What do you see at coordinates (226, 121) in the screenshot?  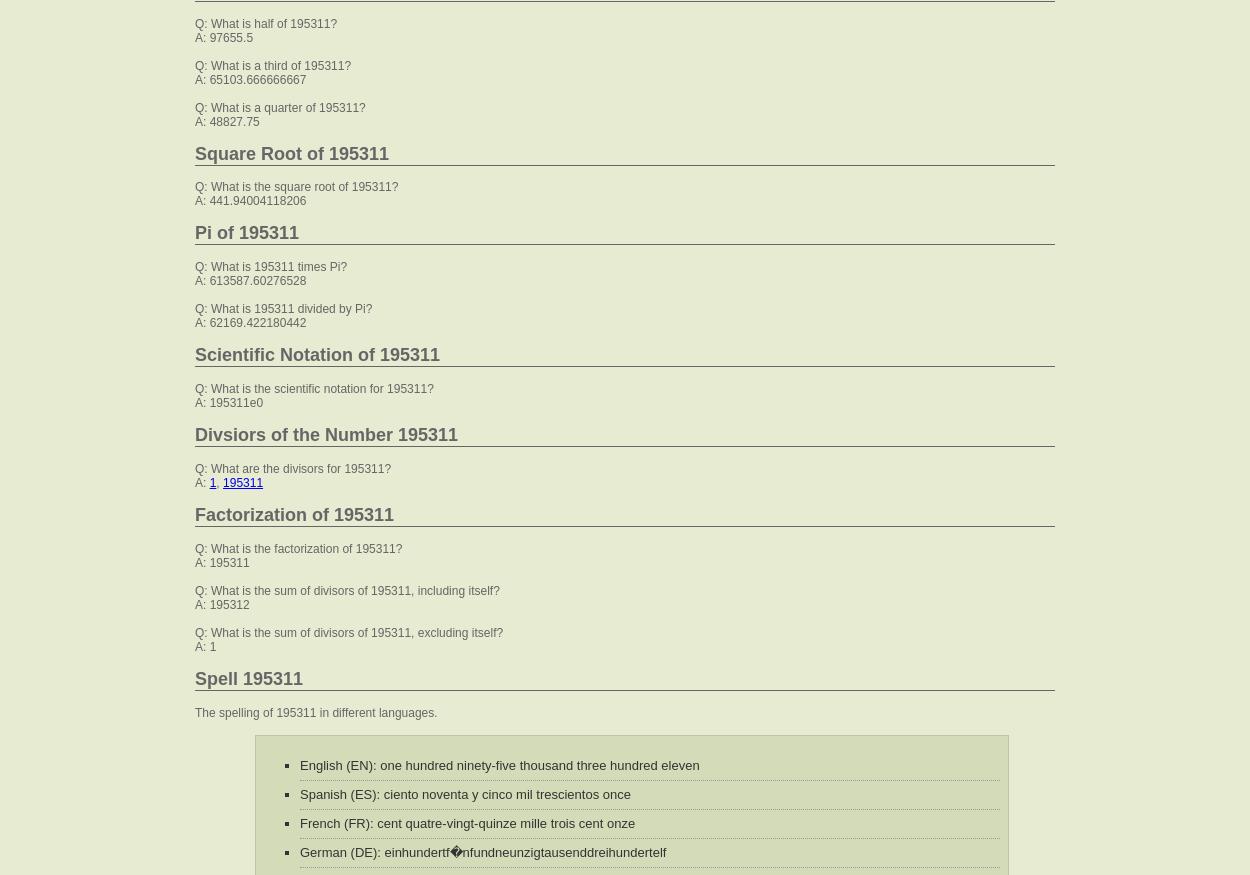 I see `'A: 48827.75'` at bounding box center [226, 121].